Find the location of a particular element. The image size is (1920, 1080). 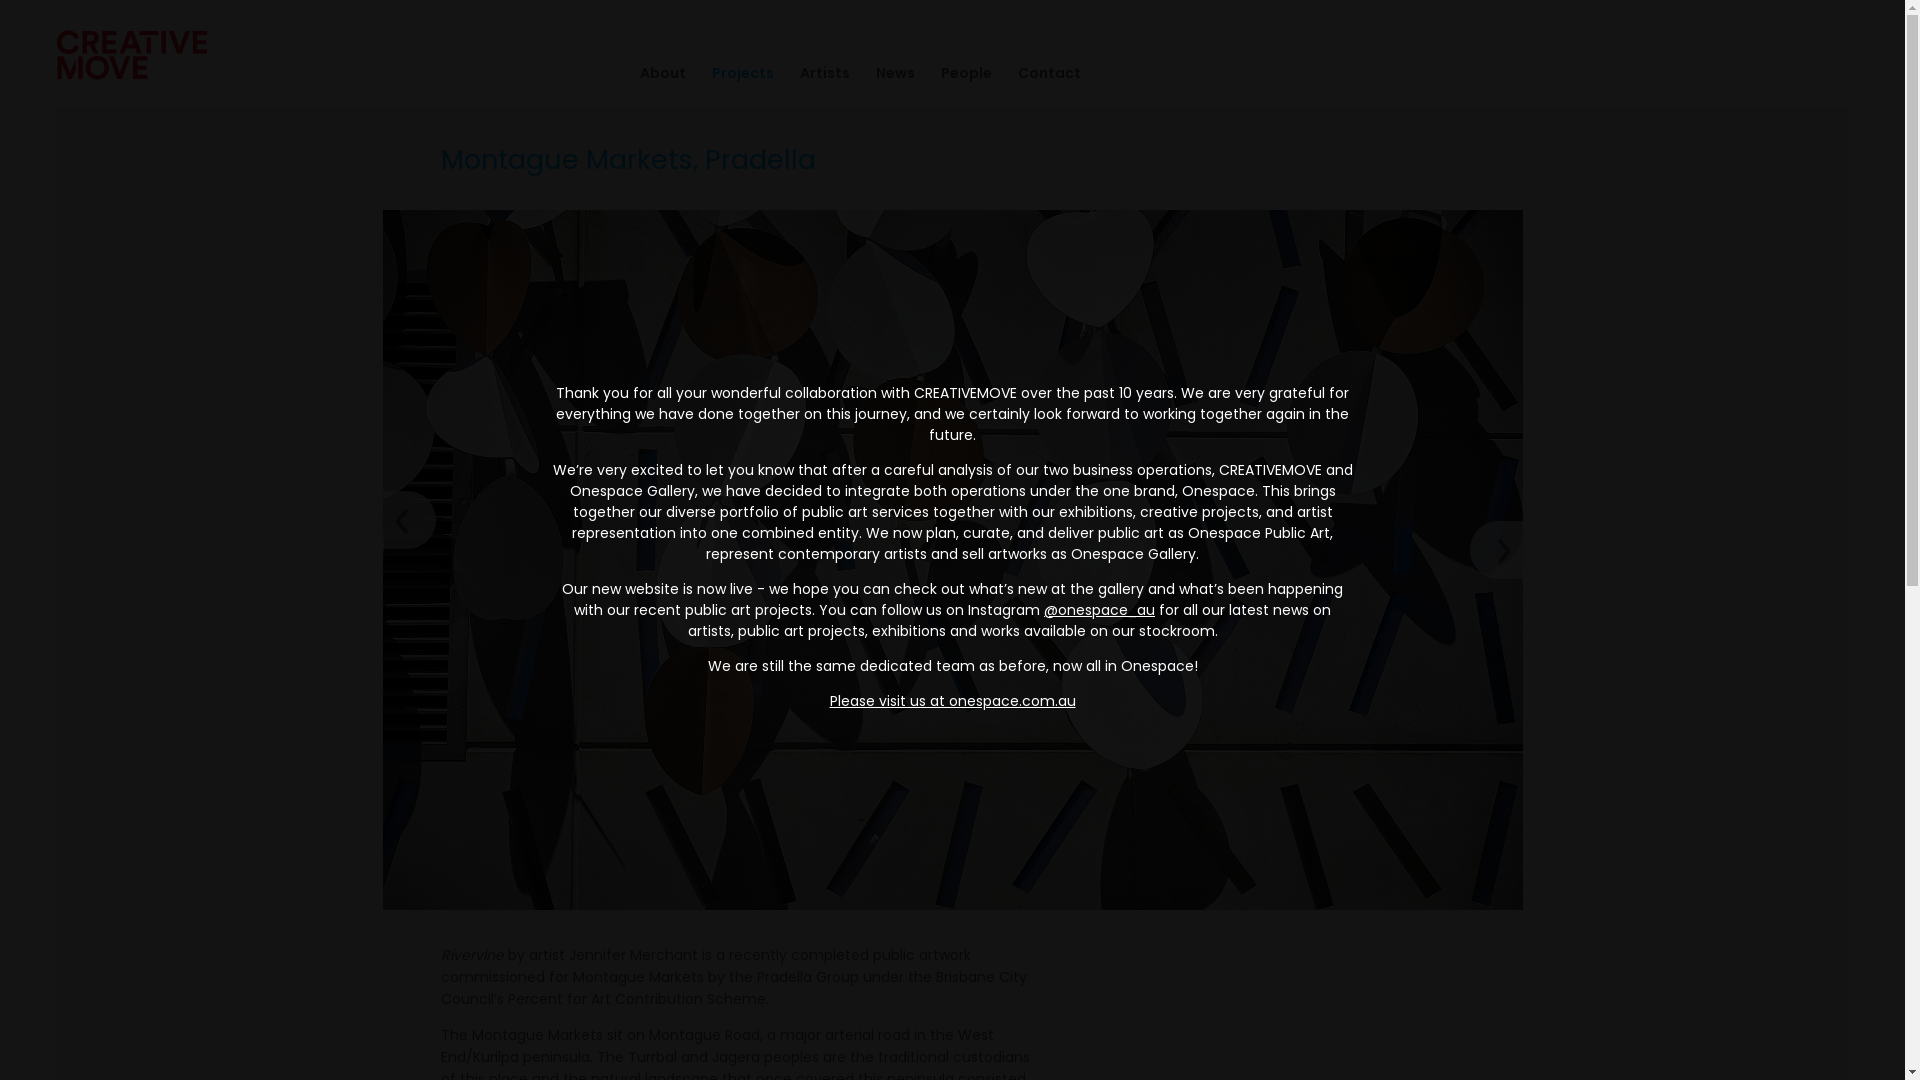

'@onespace_au' is located at coordinates (1098, 608).